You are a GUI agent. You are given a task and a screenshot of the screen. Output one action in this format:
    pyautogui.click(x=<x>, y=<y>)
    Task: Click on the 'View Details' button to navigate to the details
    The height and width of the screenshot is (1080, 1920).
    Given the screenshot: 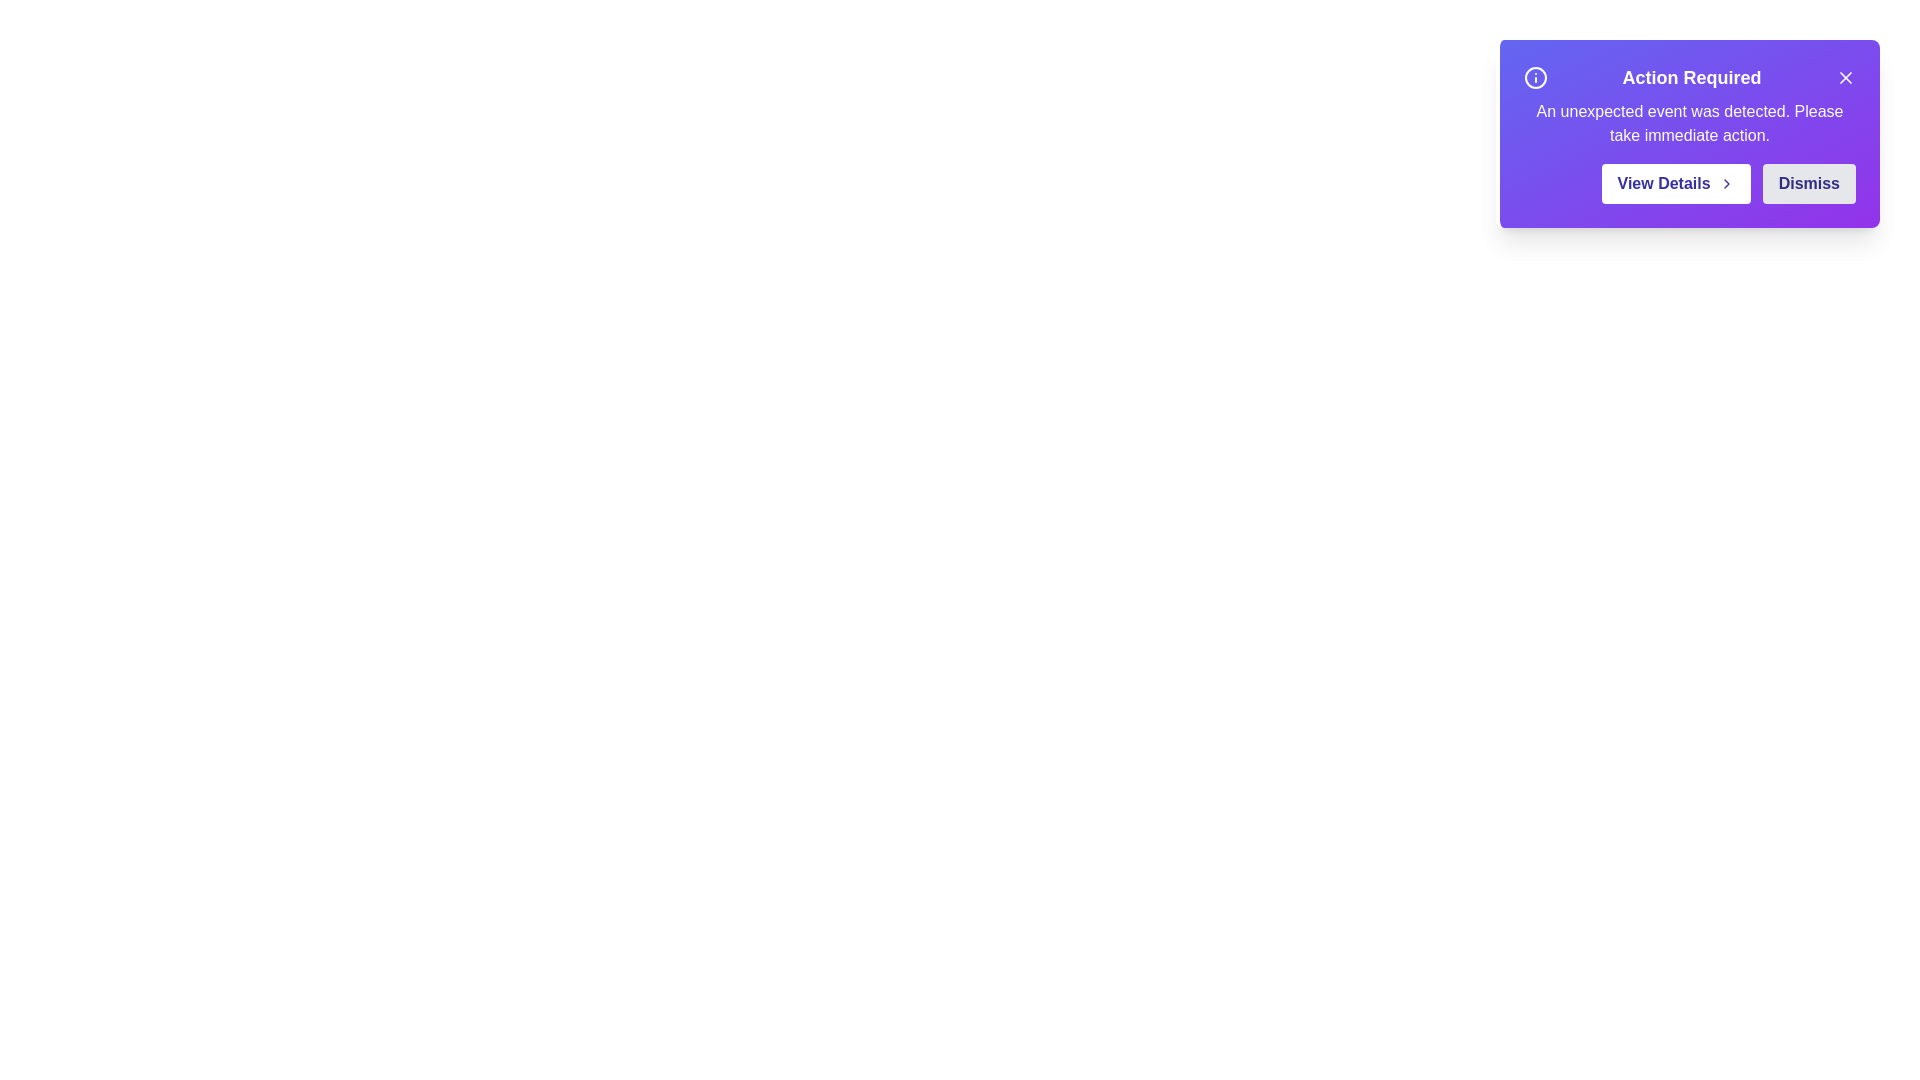 What is the action you would take?
    pyautogui.click(x=1675, y=184)
    